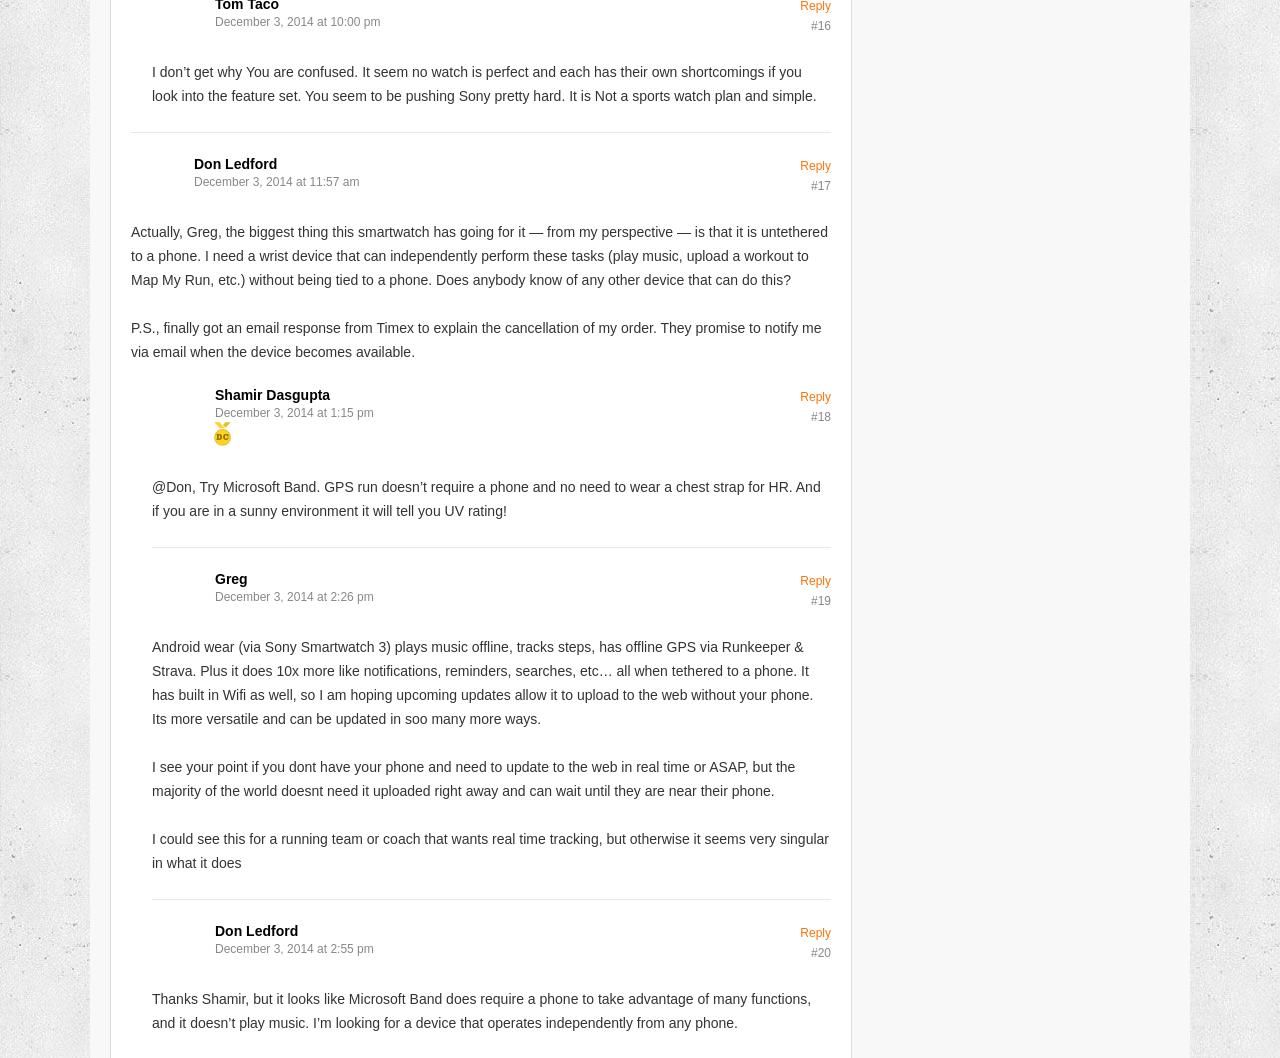 This screenshot has height=1058, width=1280. What do you see at coordinates (231, 577) in the screenshot?
I see `'Greg'` at bounding box center [231, 577].